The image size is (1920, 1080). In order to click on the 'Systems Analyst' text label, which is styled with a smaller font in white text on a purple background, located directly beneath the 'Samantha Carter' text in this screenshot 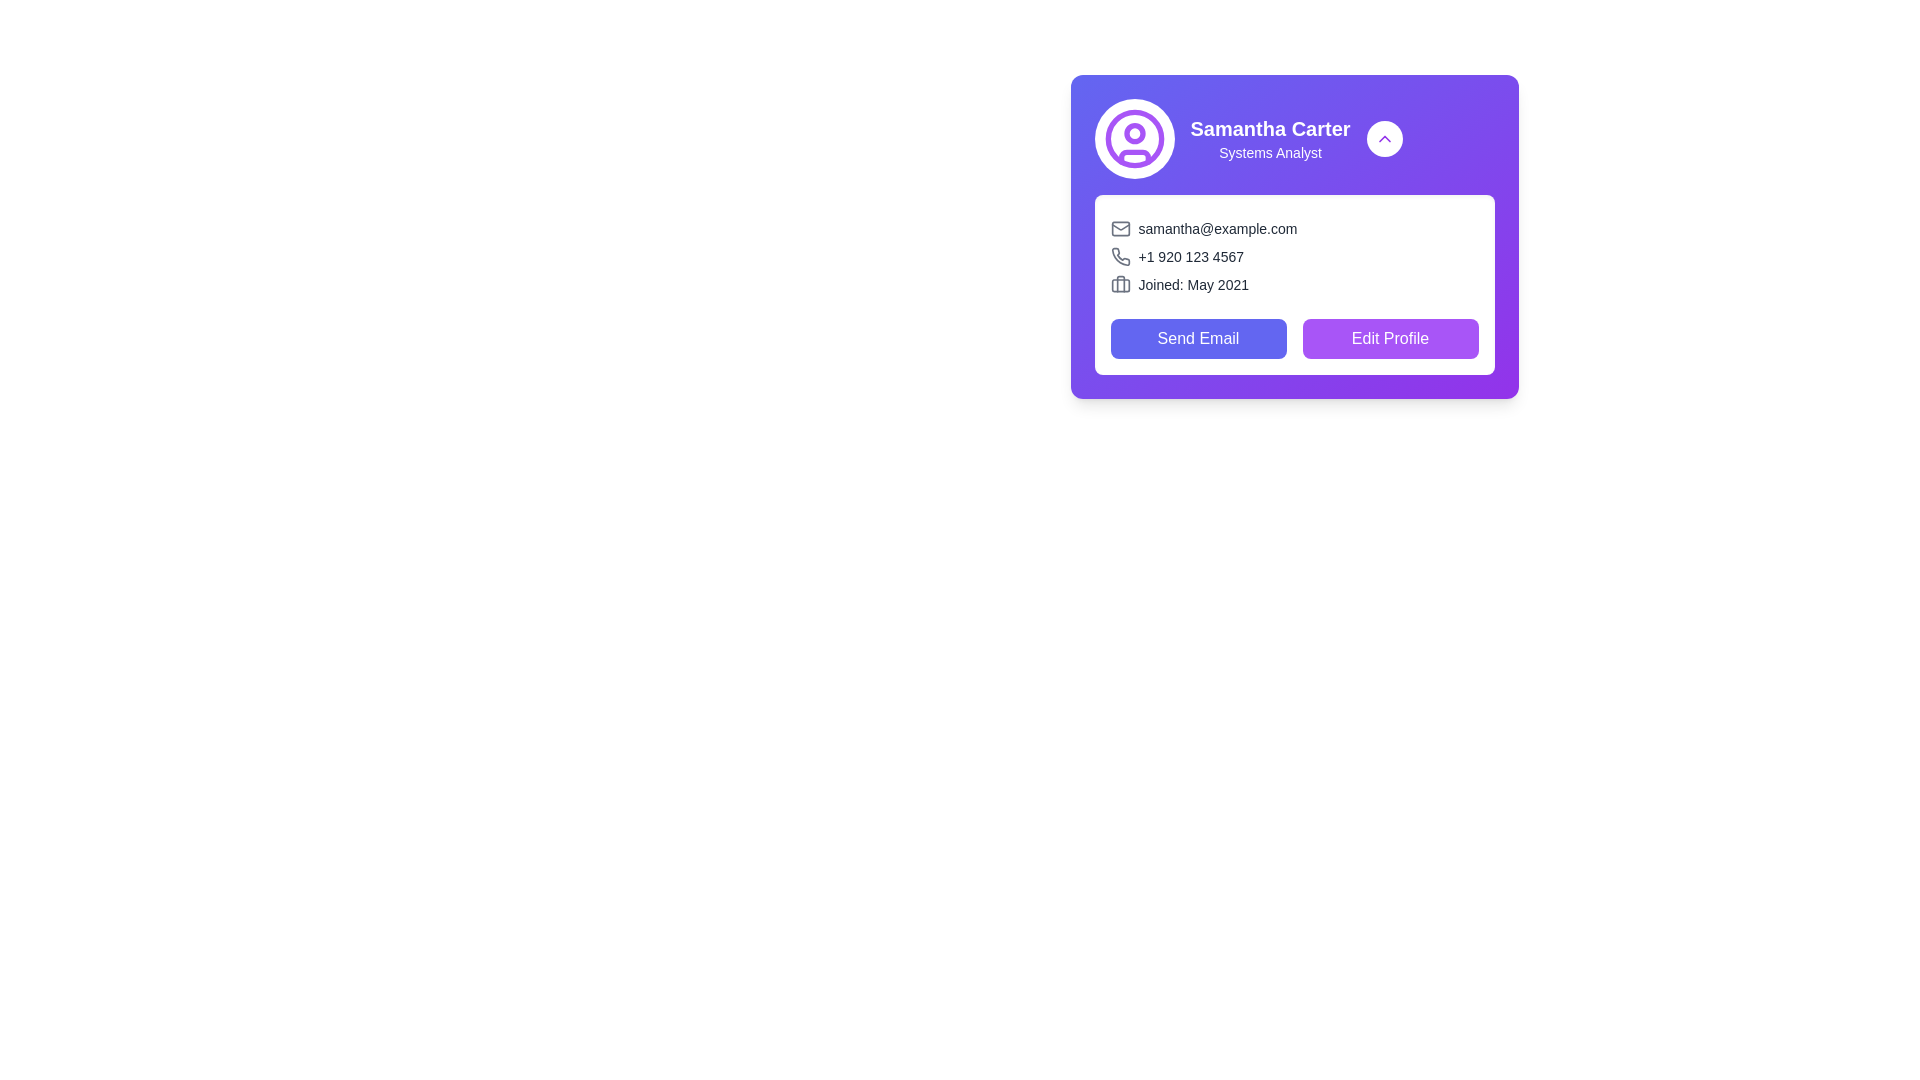, I will do `click(1269, 152)`.